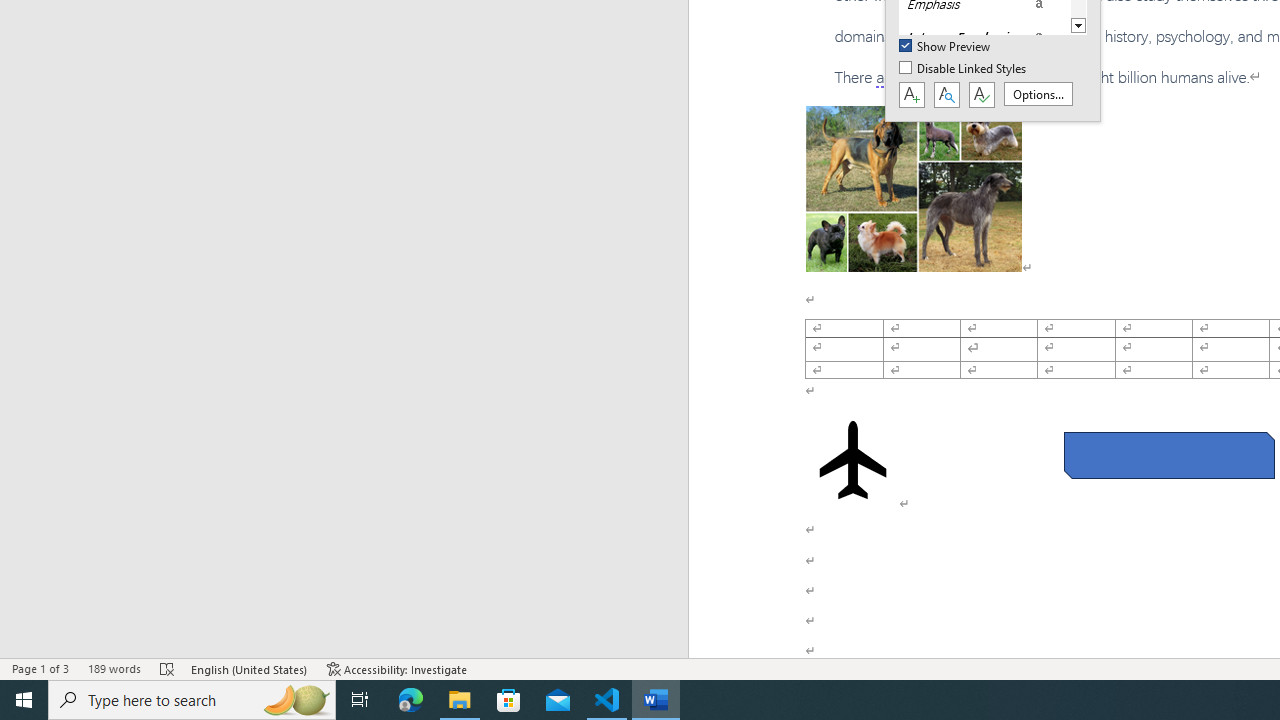  Describe the element at coordinates (249, 669) in the screenshot. I see `'Language English (United States)'` at that location.